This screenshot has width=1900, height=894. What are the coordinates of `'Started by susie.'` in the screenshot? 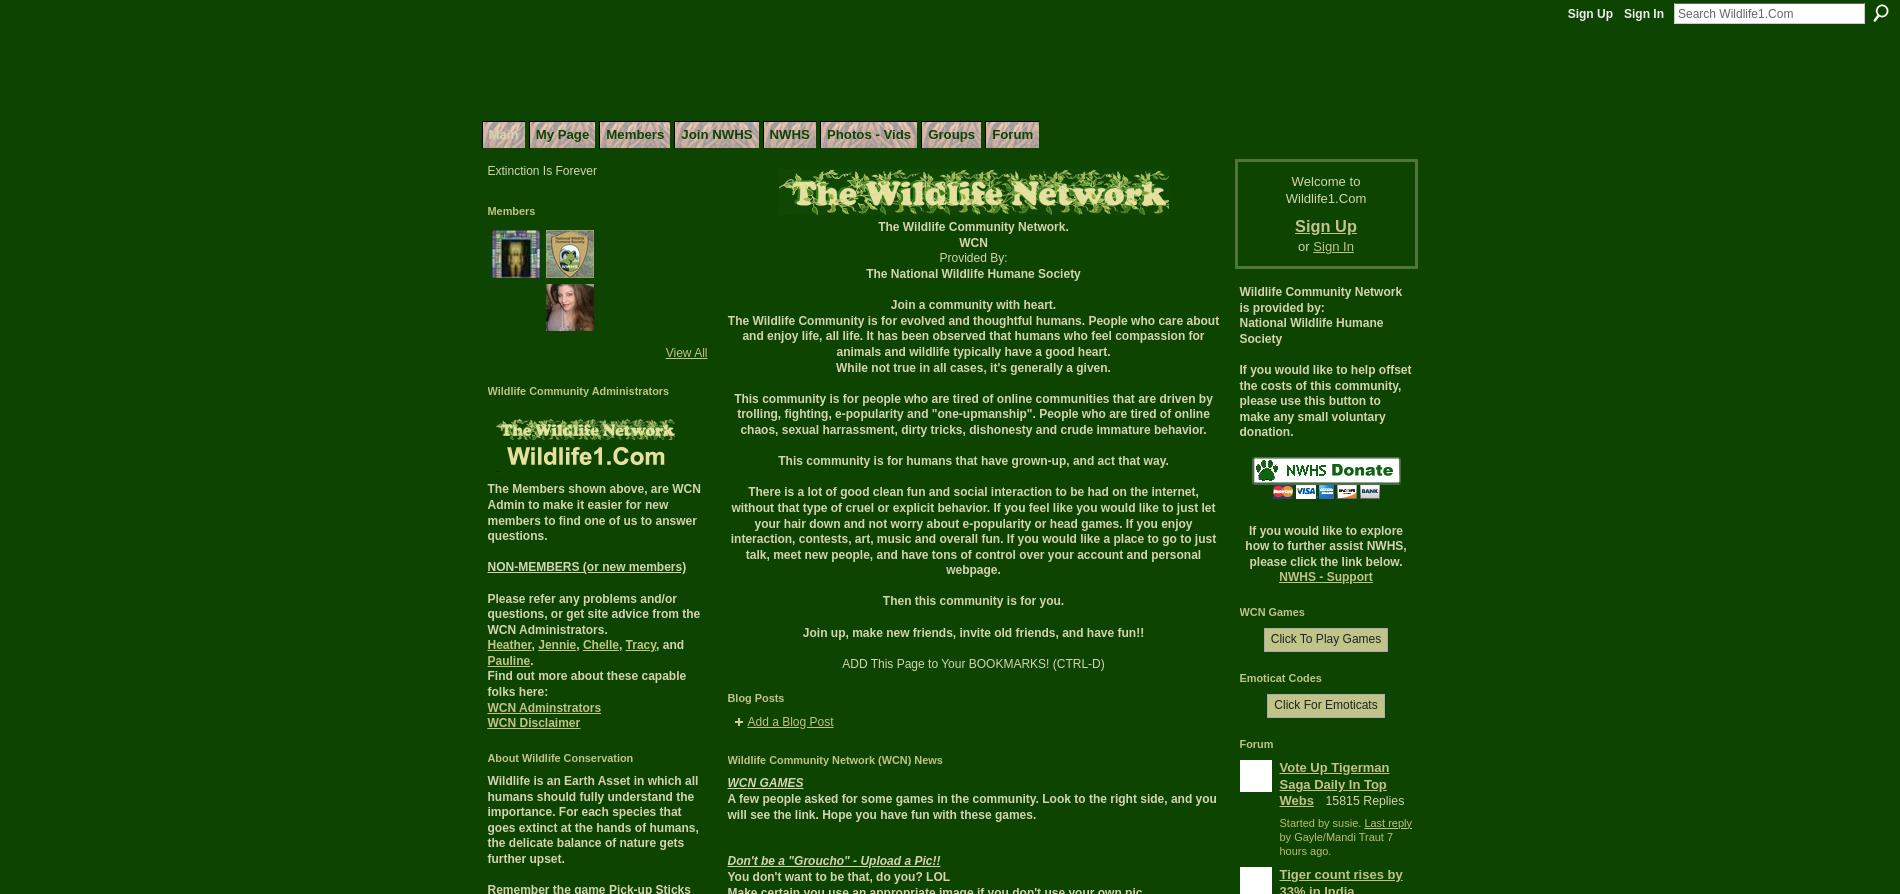 It's located at (1278, 821).